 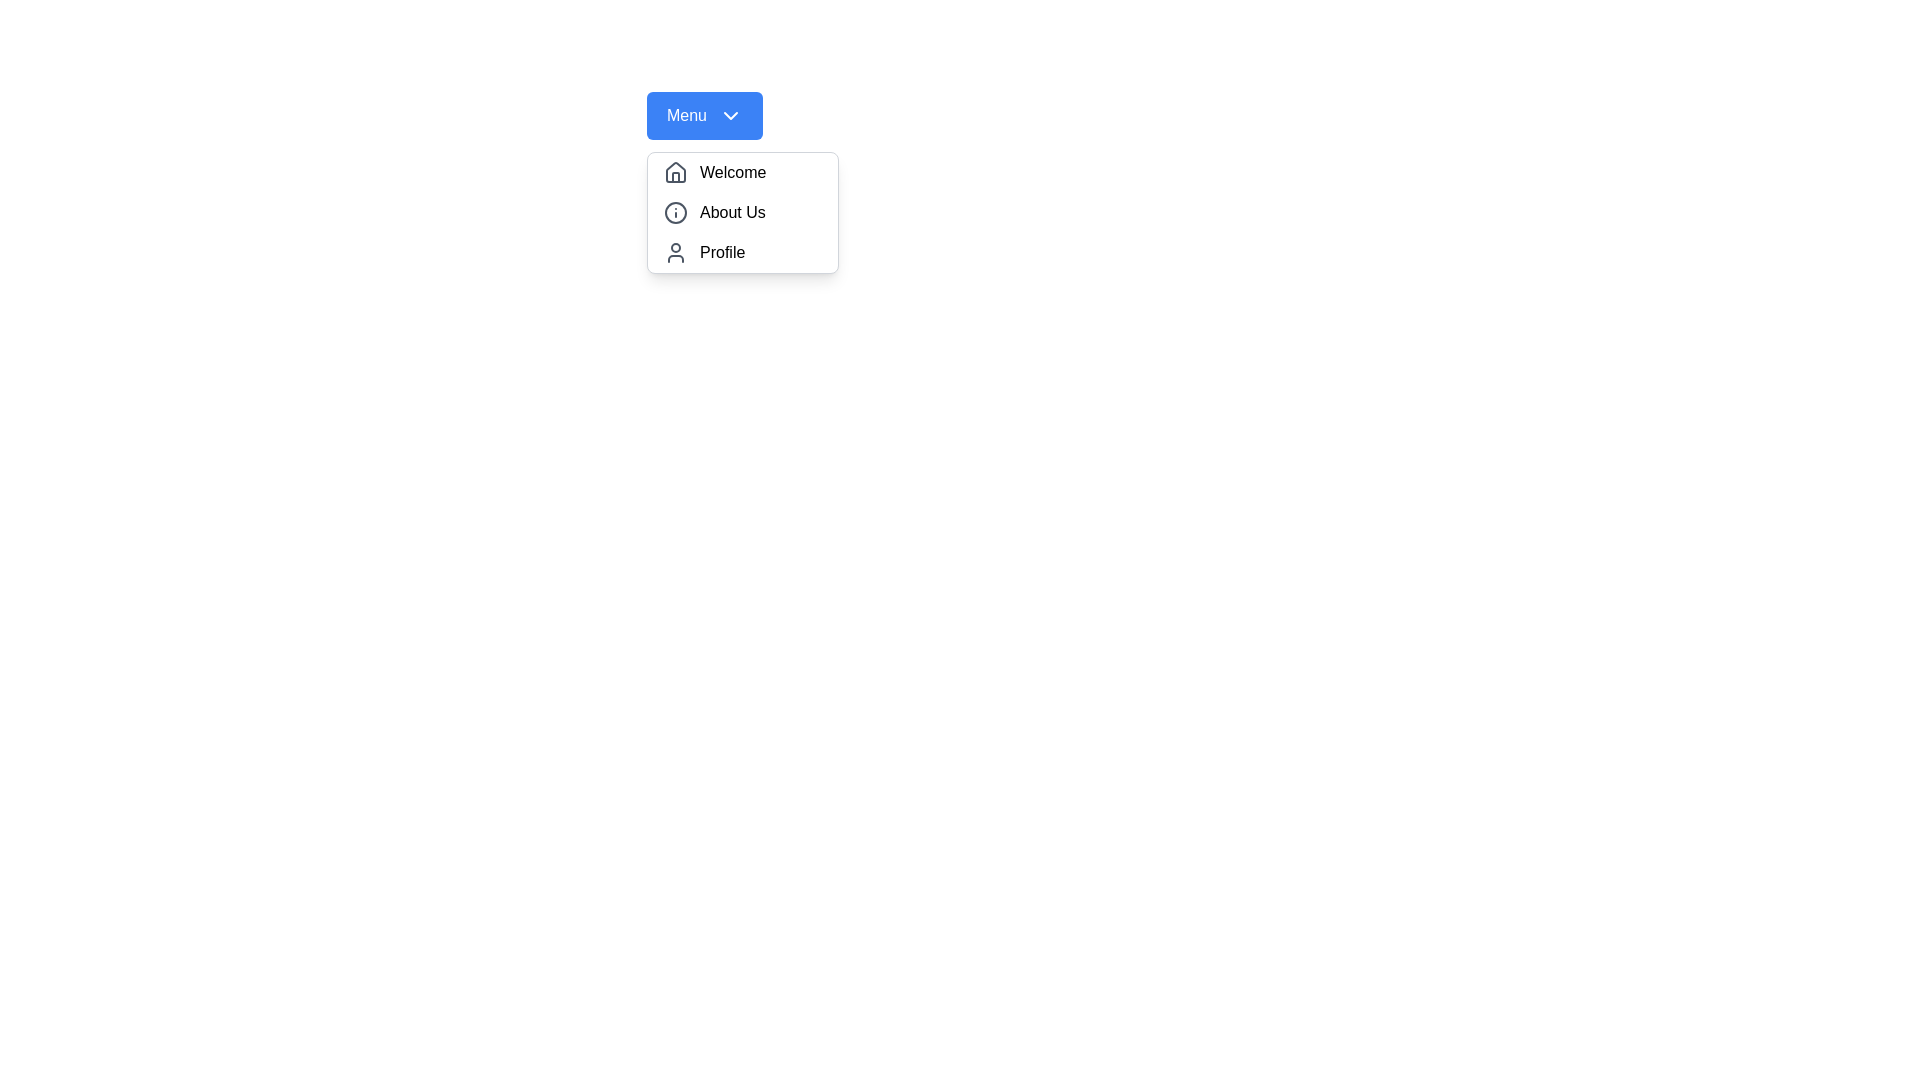 What do you see at coordinates (742, 252) in the screenshot?
I see `the 'Profile' option in the menu` at bounding box center [742, 252].